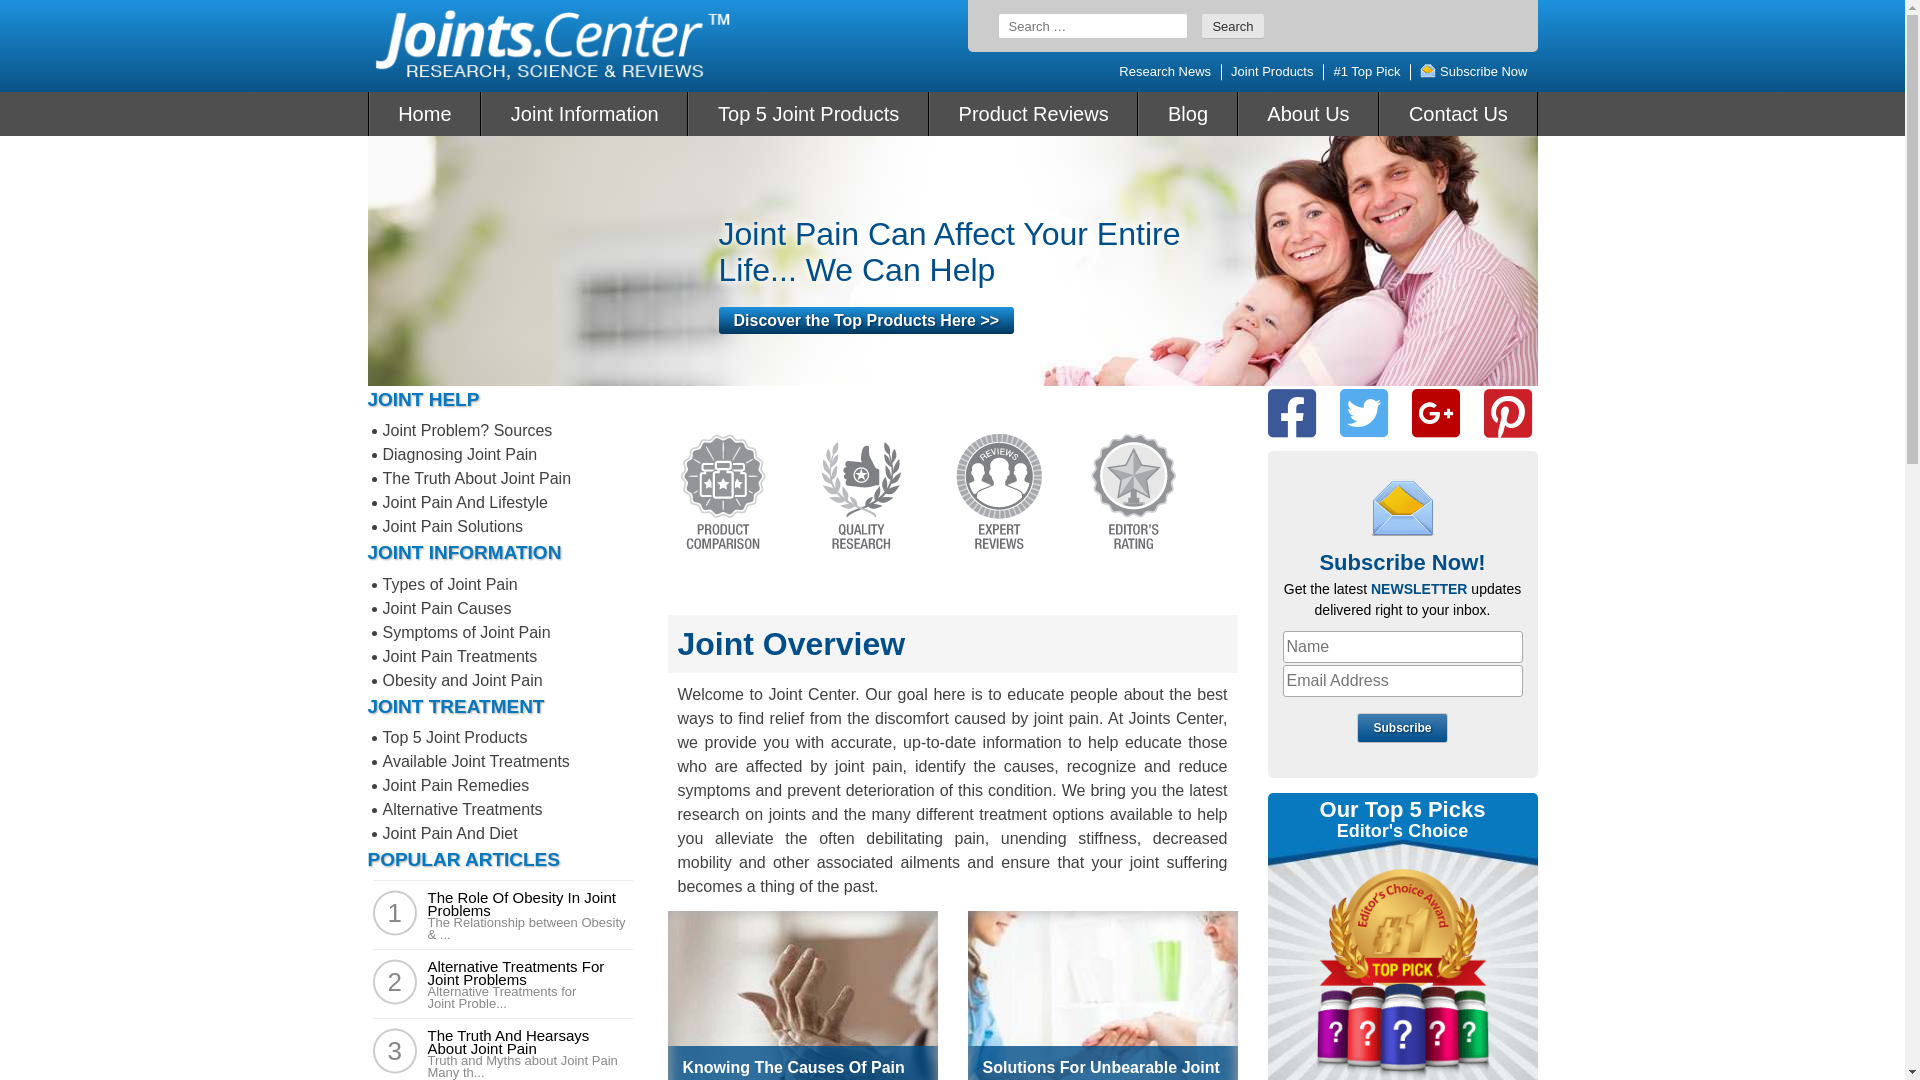 The width and height of the screenshot is (1920, 1080). What do you see at coordinates (865, 319) in the screenshot?
I see `'Discover the Top Products Here >>'` at bounding box center [865, 319].